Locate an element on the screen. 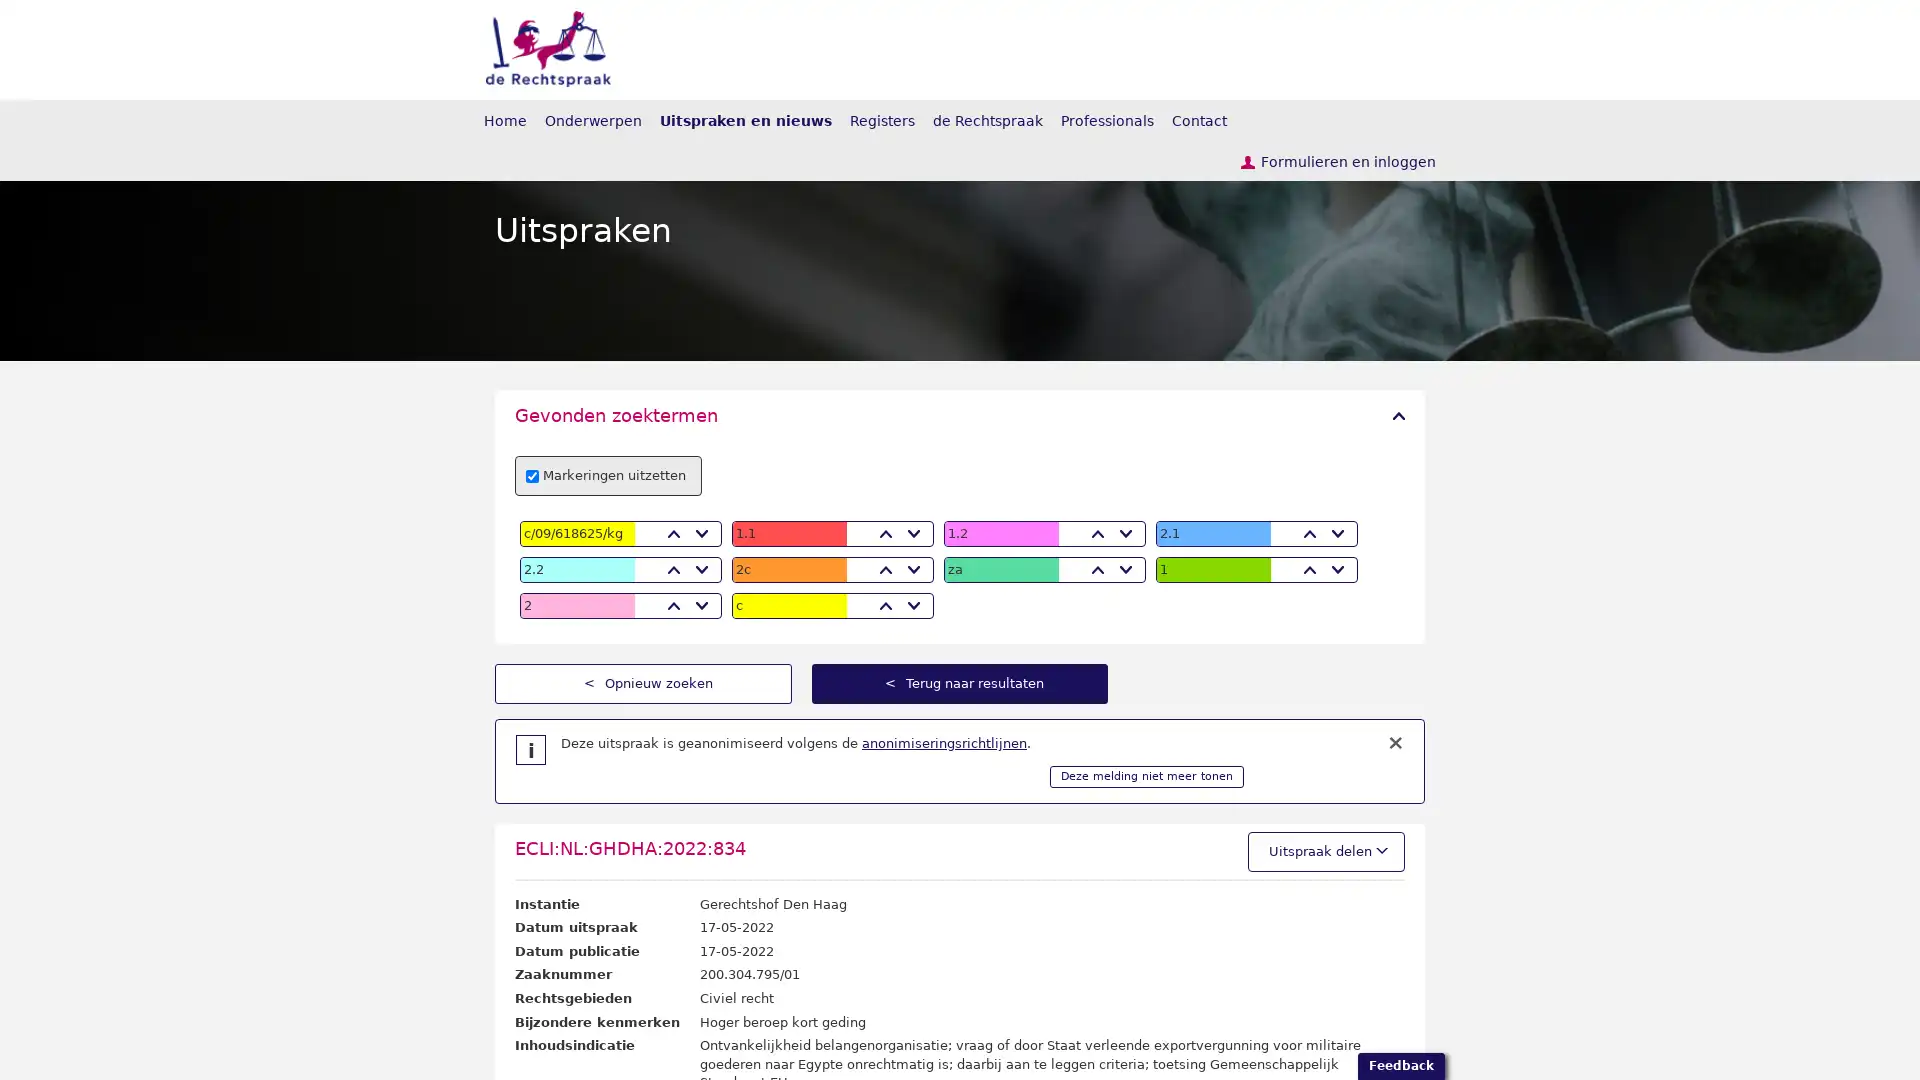  Volgende zoek term is located at coordinates (701, 569).